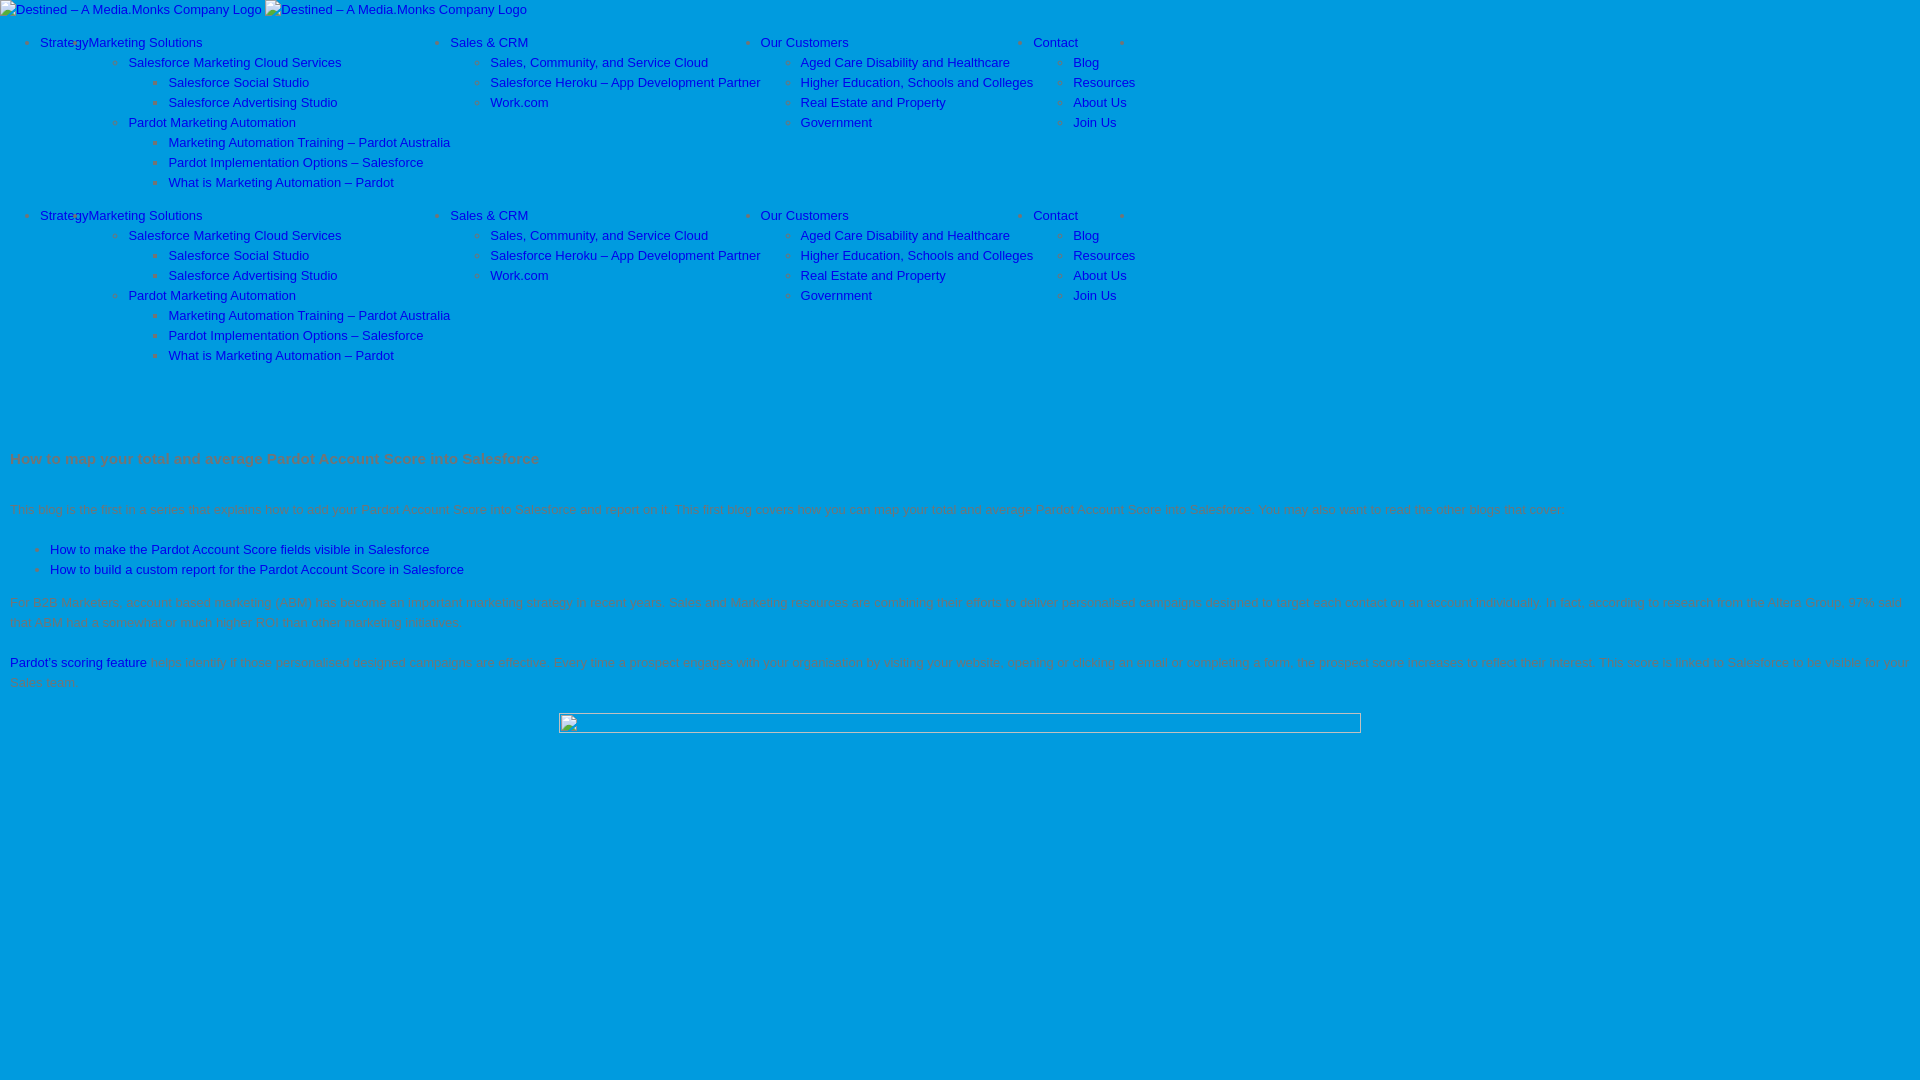  Describe the element at coordinates (598, 234) in the screenshot. I see `'Sales, Community, and Service Cloud'` at that location.